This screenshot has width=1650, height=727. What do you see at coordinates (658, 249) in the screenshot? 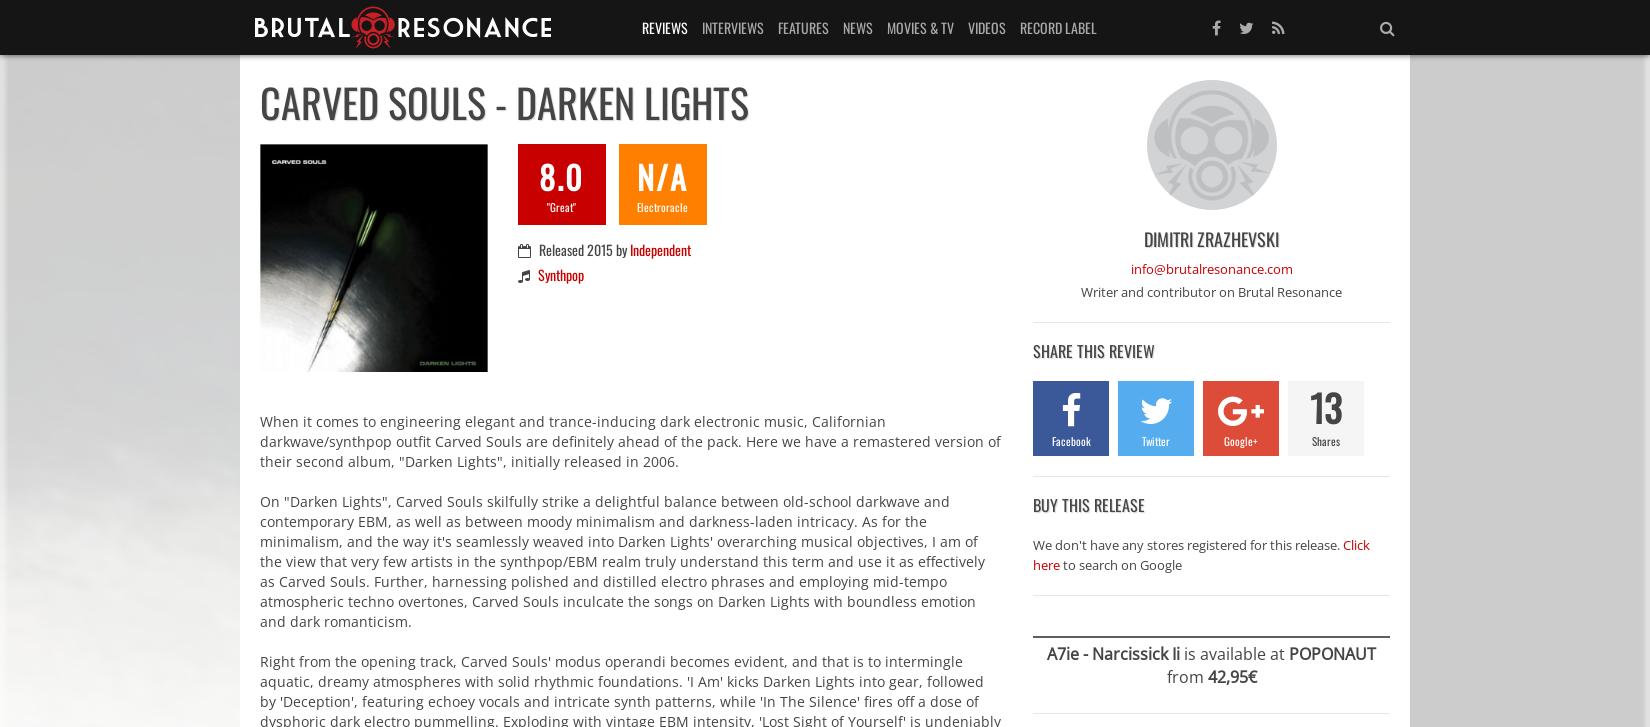
I see `'Independent'` at bounding box center [658, 249].